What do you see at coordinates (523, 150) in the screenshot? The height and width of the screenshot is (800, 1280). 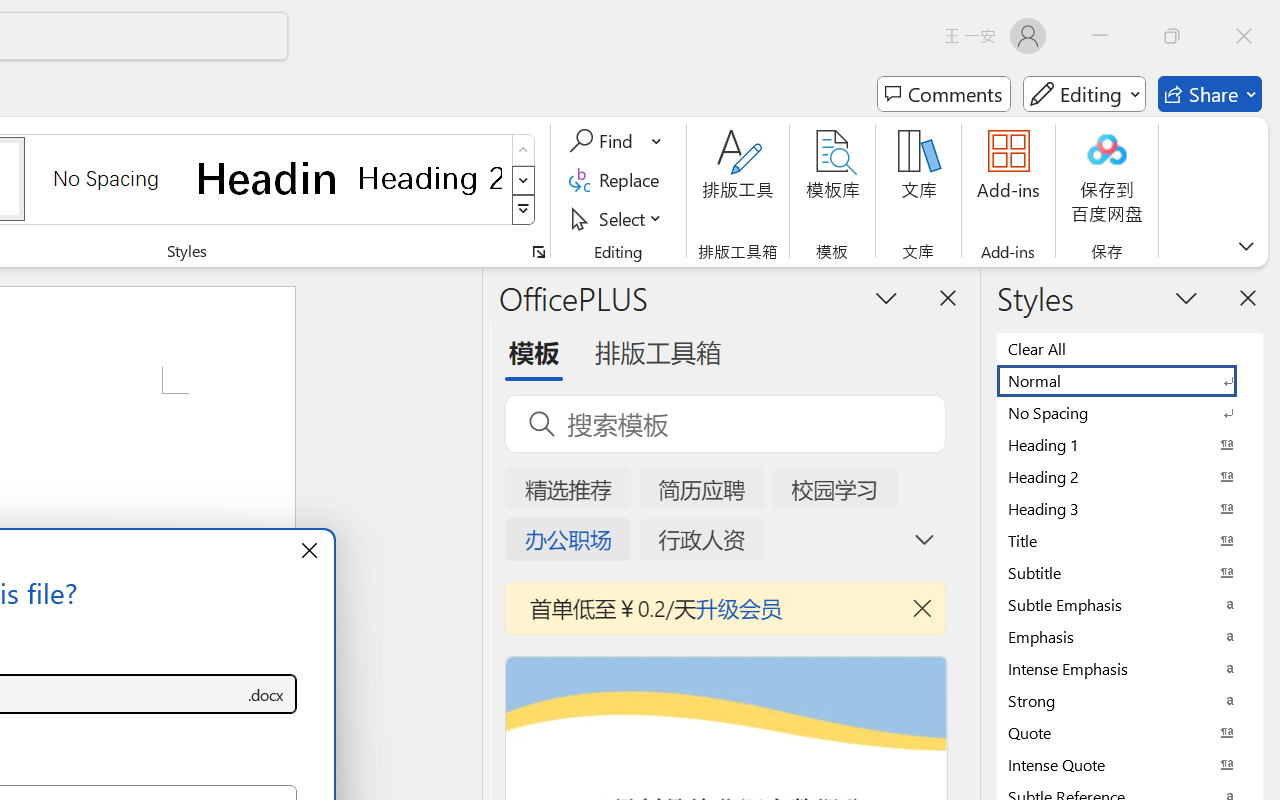 I see `'Row up'` at bounding box center [523, 150].